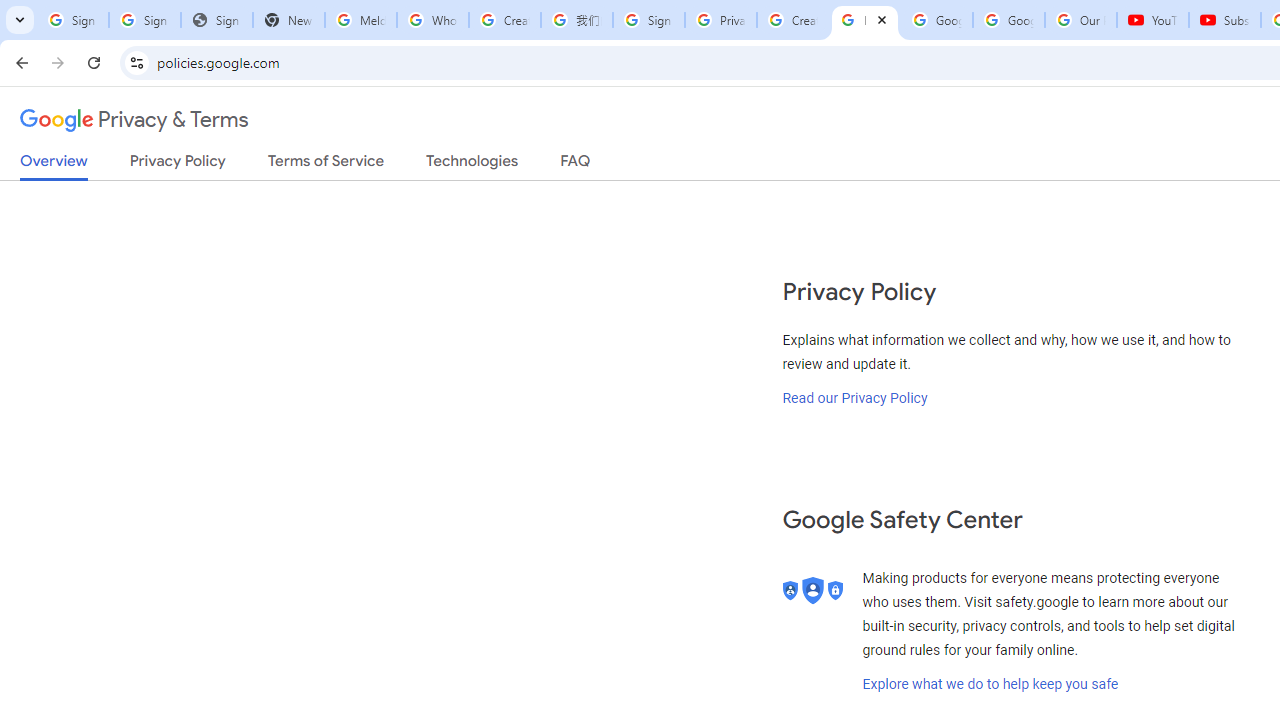 The image size is (1280, 720). What do you see at coordinates (288, 20) in the screenshot?
I see `'New Tab'` at bounding box center [288, 20].